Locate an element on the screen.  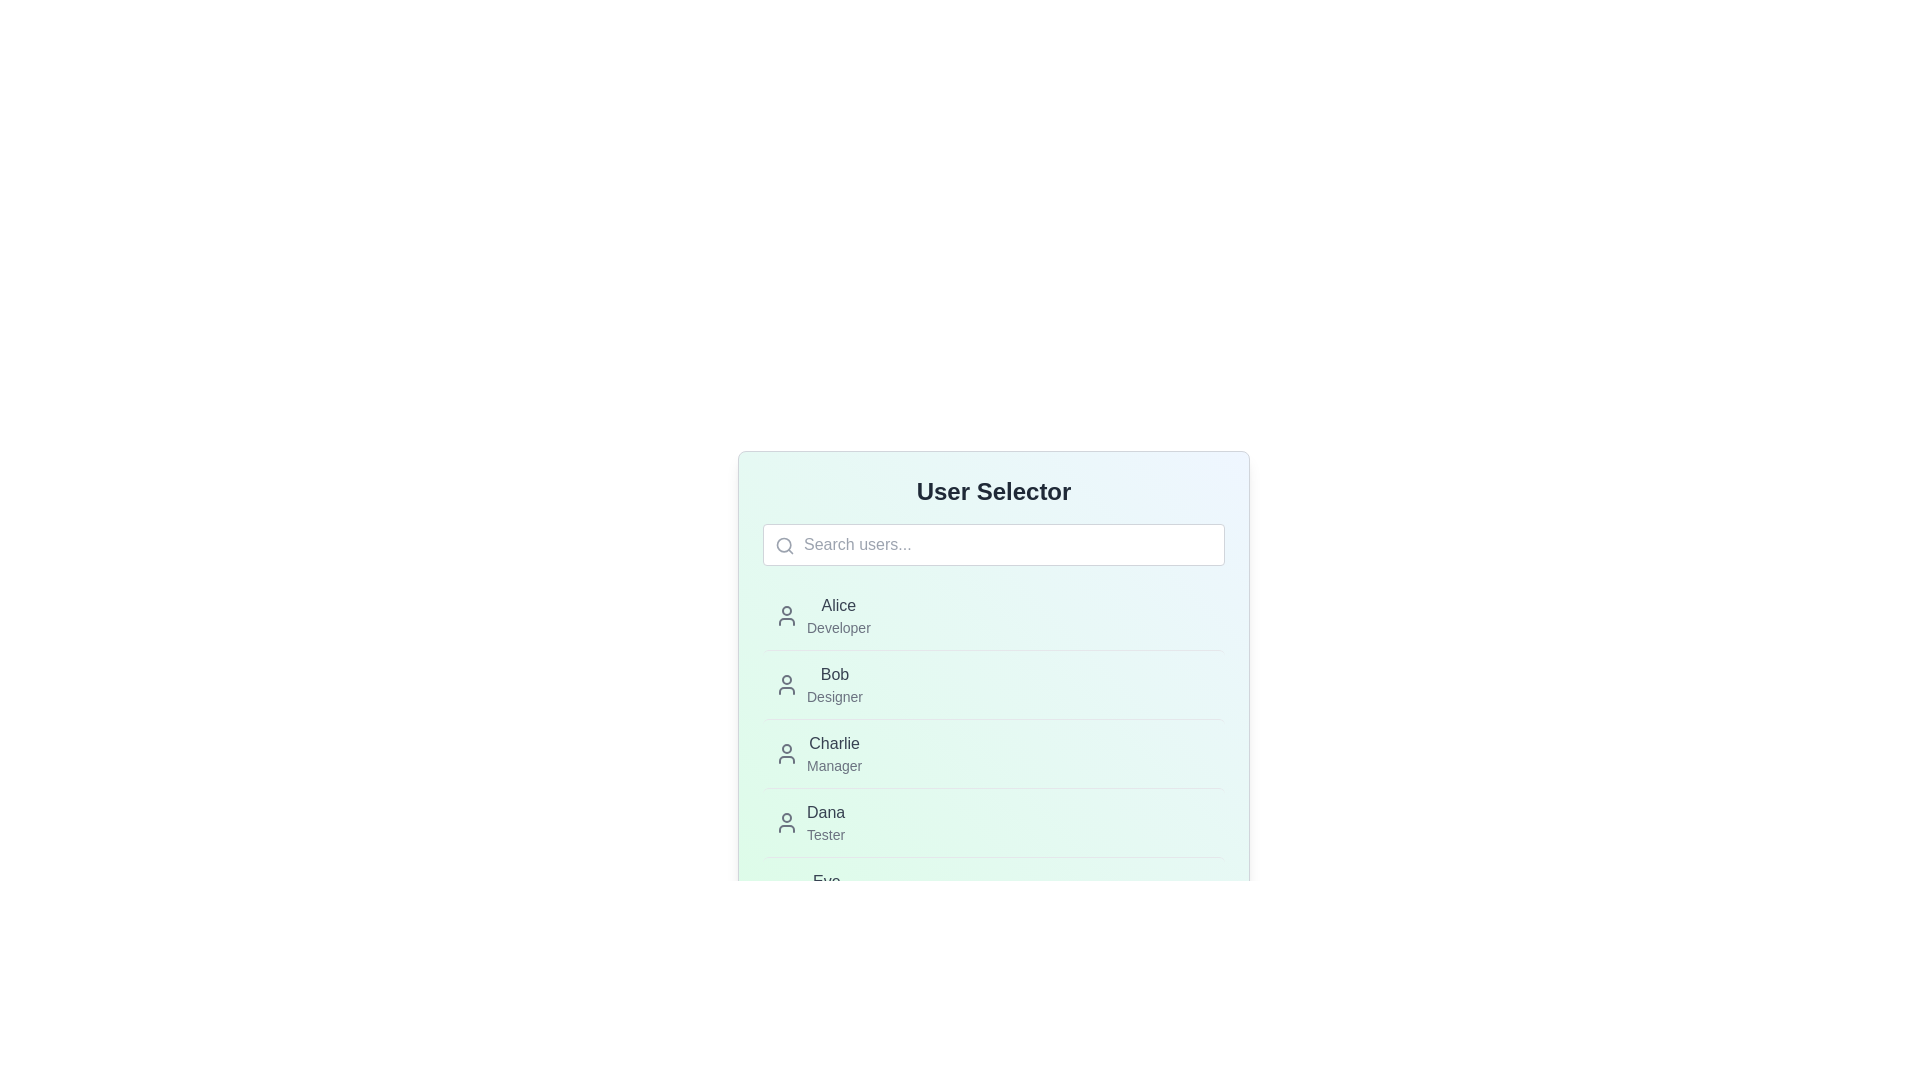
the 'User Selector' text component, which is bold, centered, and displayed in a large font with a dark gray color on a light background is located at coordinates (993, 492).